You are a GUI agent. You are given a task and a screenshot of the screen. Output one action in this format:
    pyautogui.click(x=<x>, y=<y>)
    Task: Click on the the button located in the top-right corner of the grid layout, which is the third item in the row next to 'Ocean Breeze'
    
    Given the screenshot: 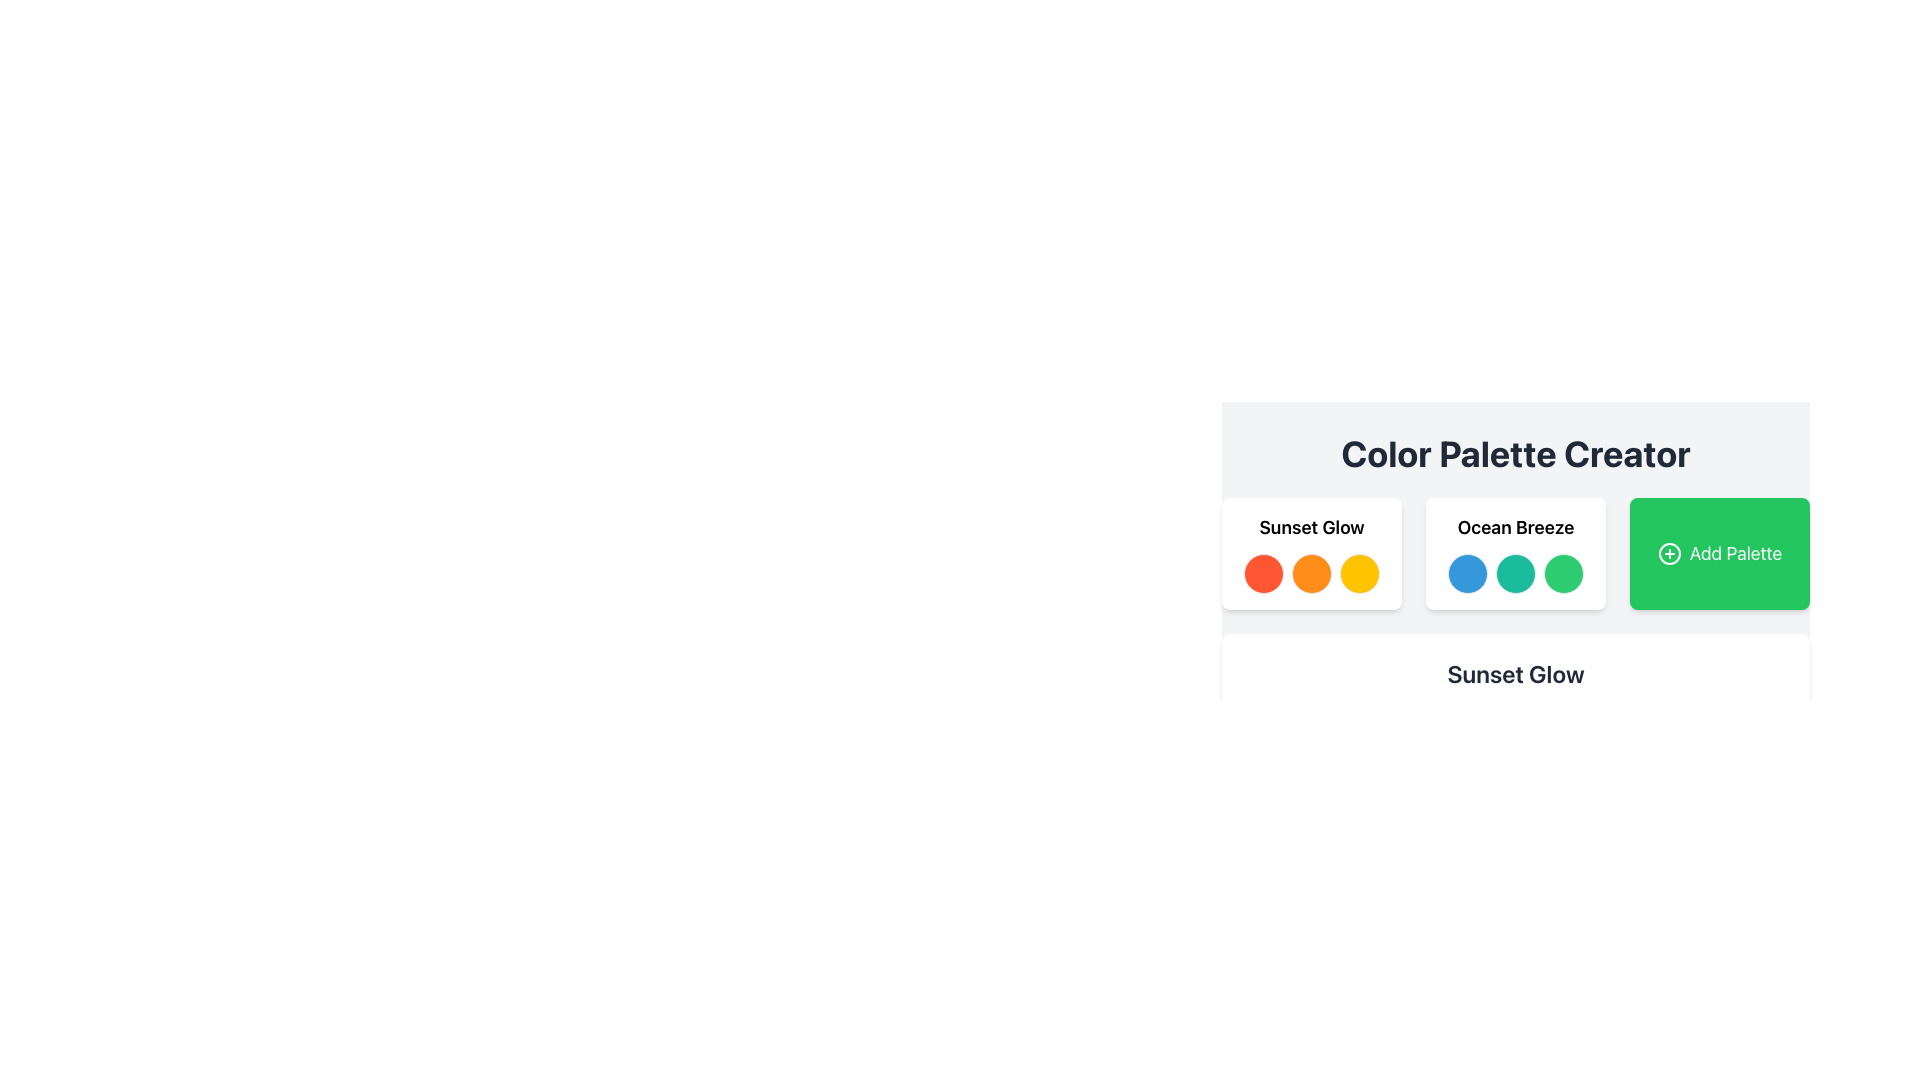 What is the action you would take?
    pyautogui.click(x=1718, y=554)
    